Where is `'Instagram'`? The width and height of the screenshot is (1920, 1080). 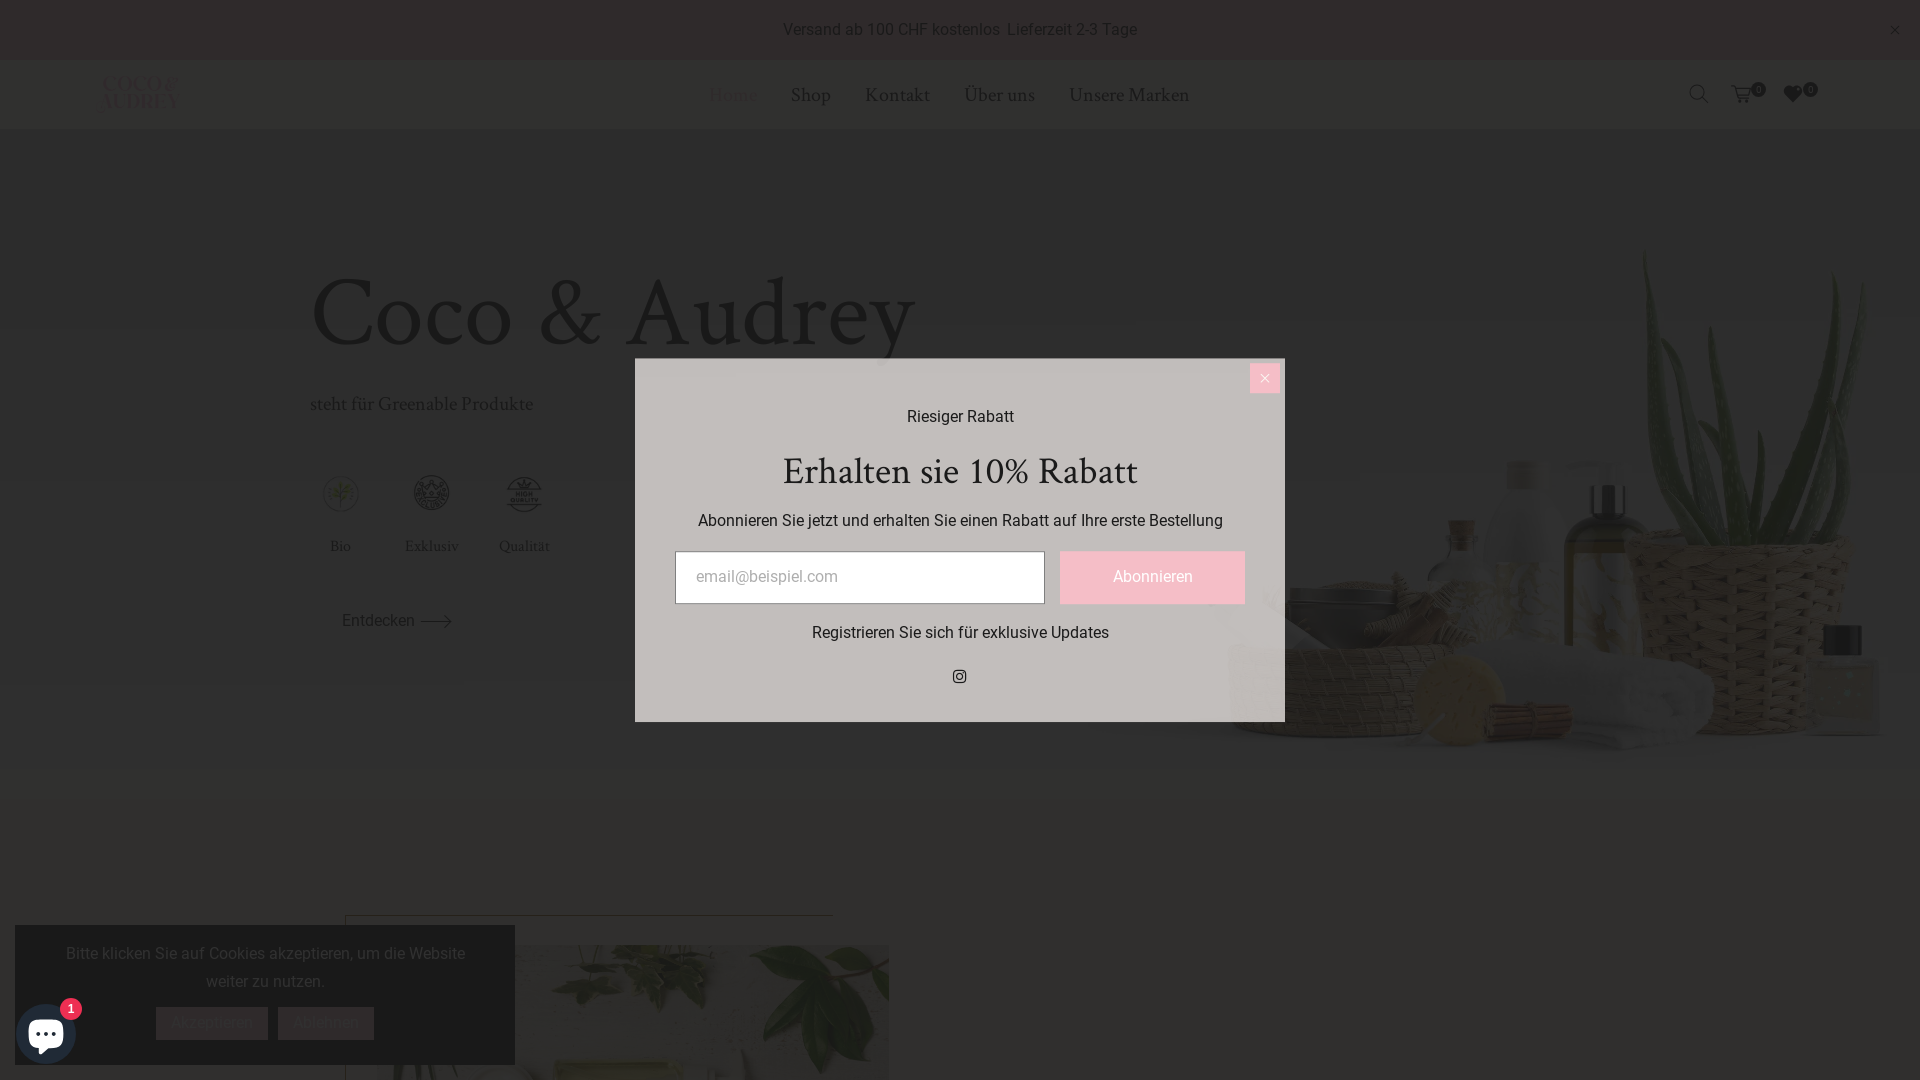 'Instagram' is located at coordinates (960, 675).